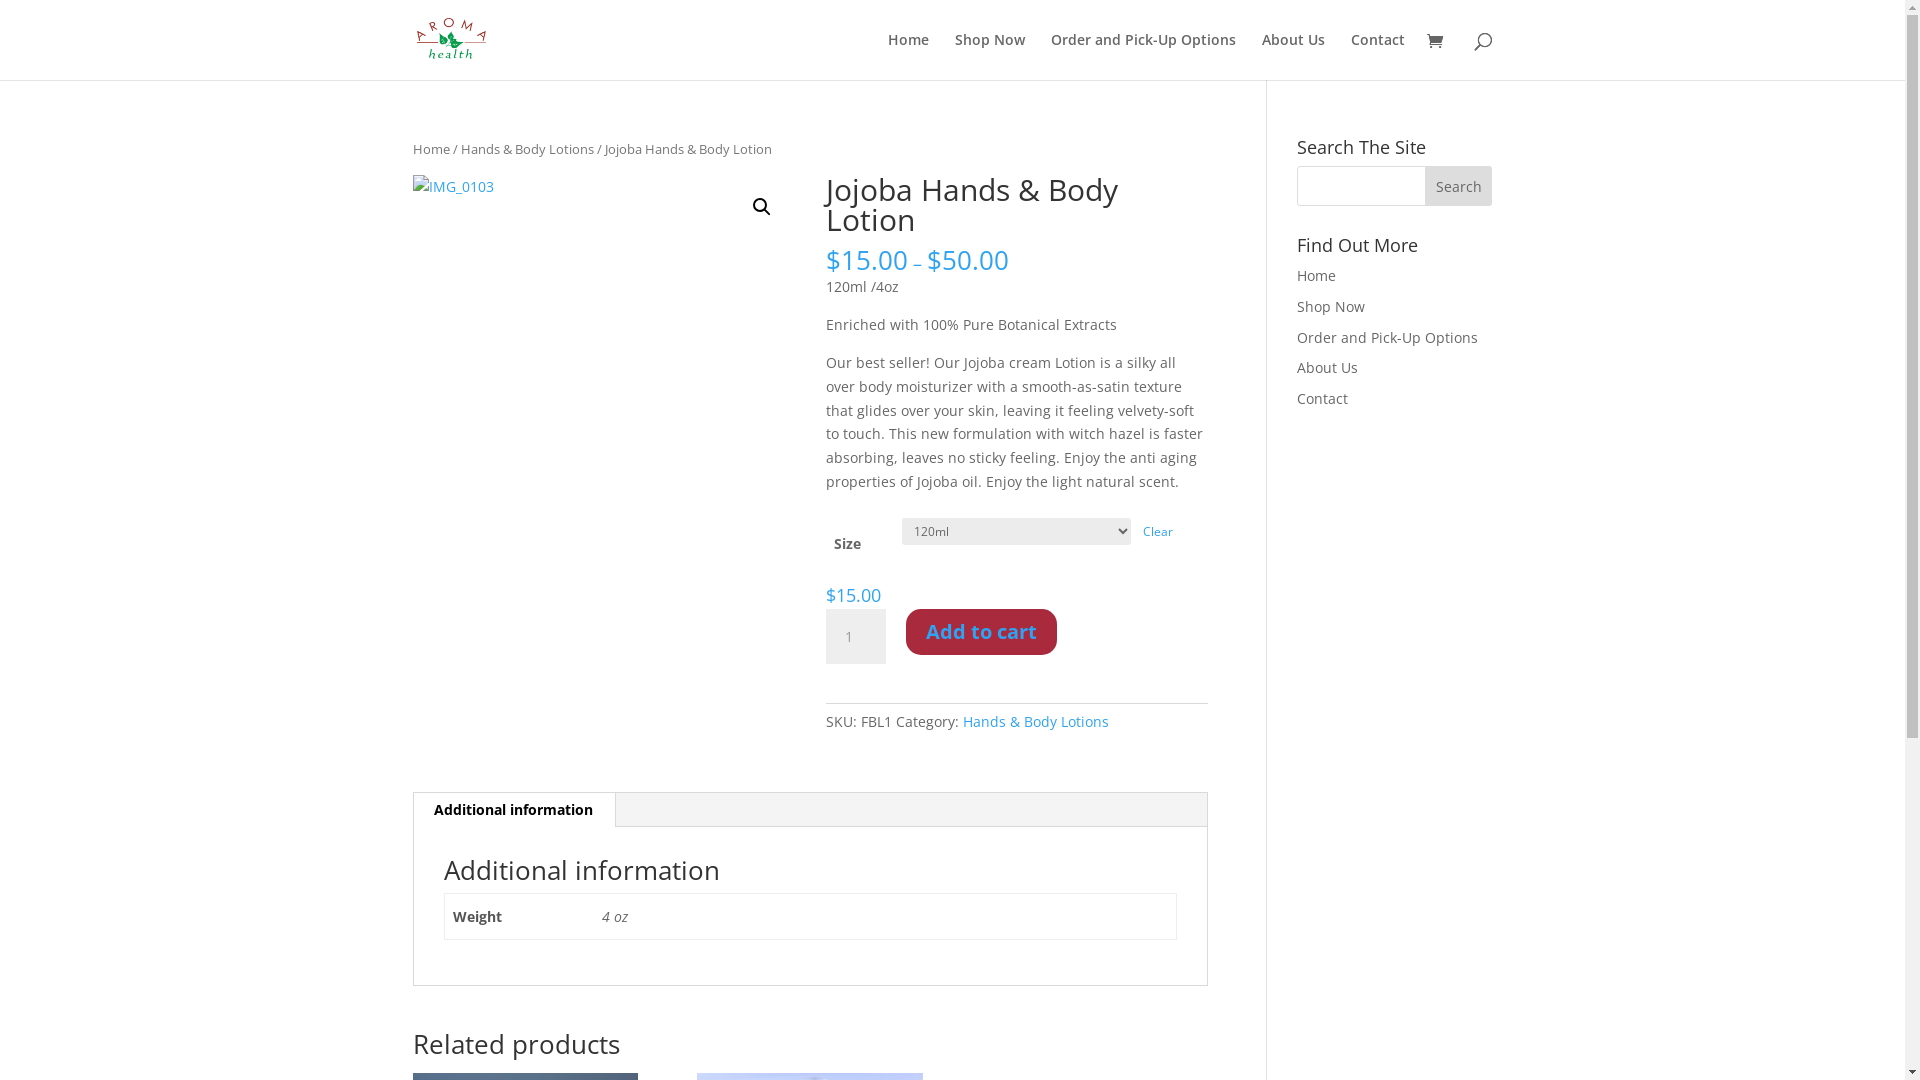  Describe the element at coordinates (1293, 55) in the screenshot. I see `'About Us'` at that location.